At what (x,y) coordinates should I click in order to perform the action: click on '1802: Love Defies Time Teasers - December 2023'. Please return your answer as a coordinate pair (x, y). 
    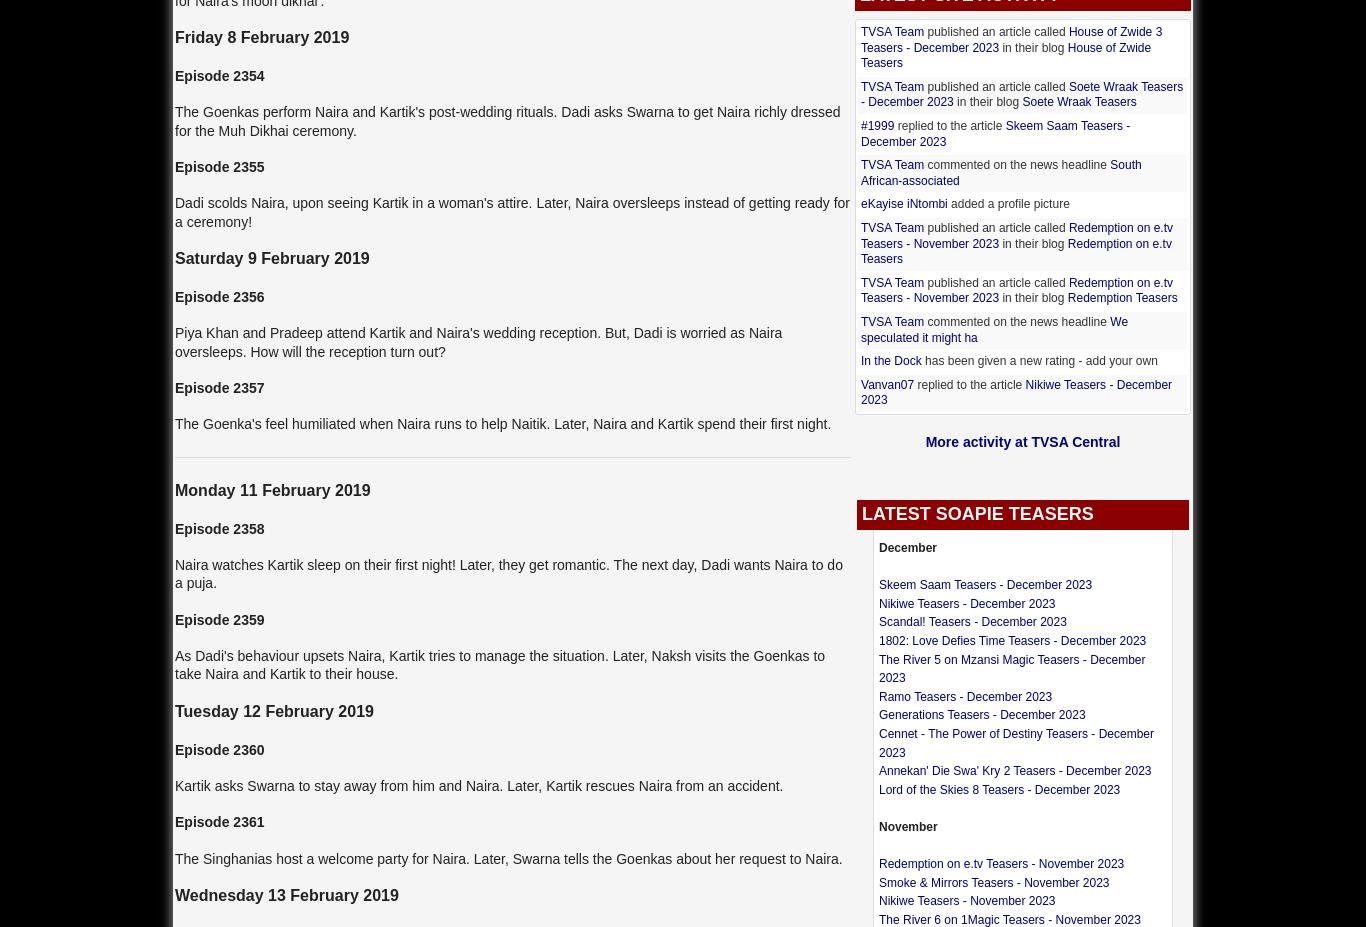
    Looking at the image, I should click on (1012, 640).